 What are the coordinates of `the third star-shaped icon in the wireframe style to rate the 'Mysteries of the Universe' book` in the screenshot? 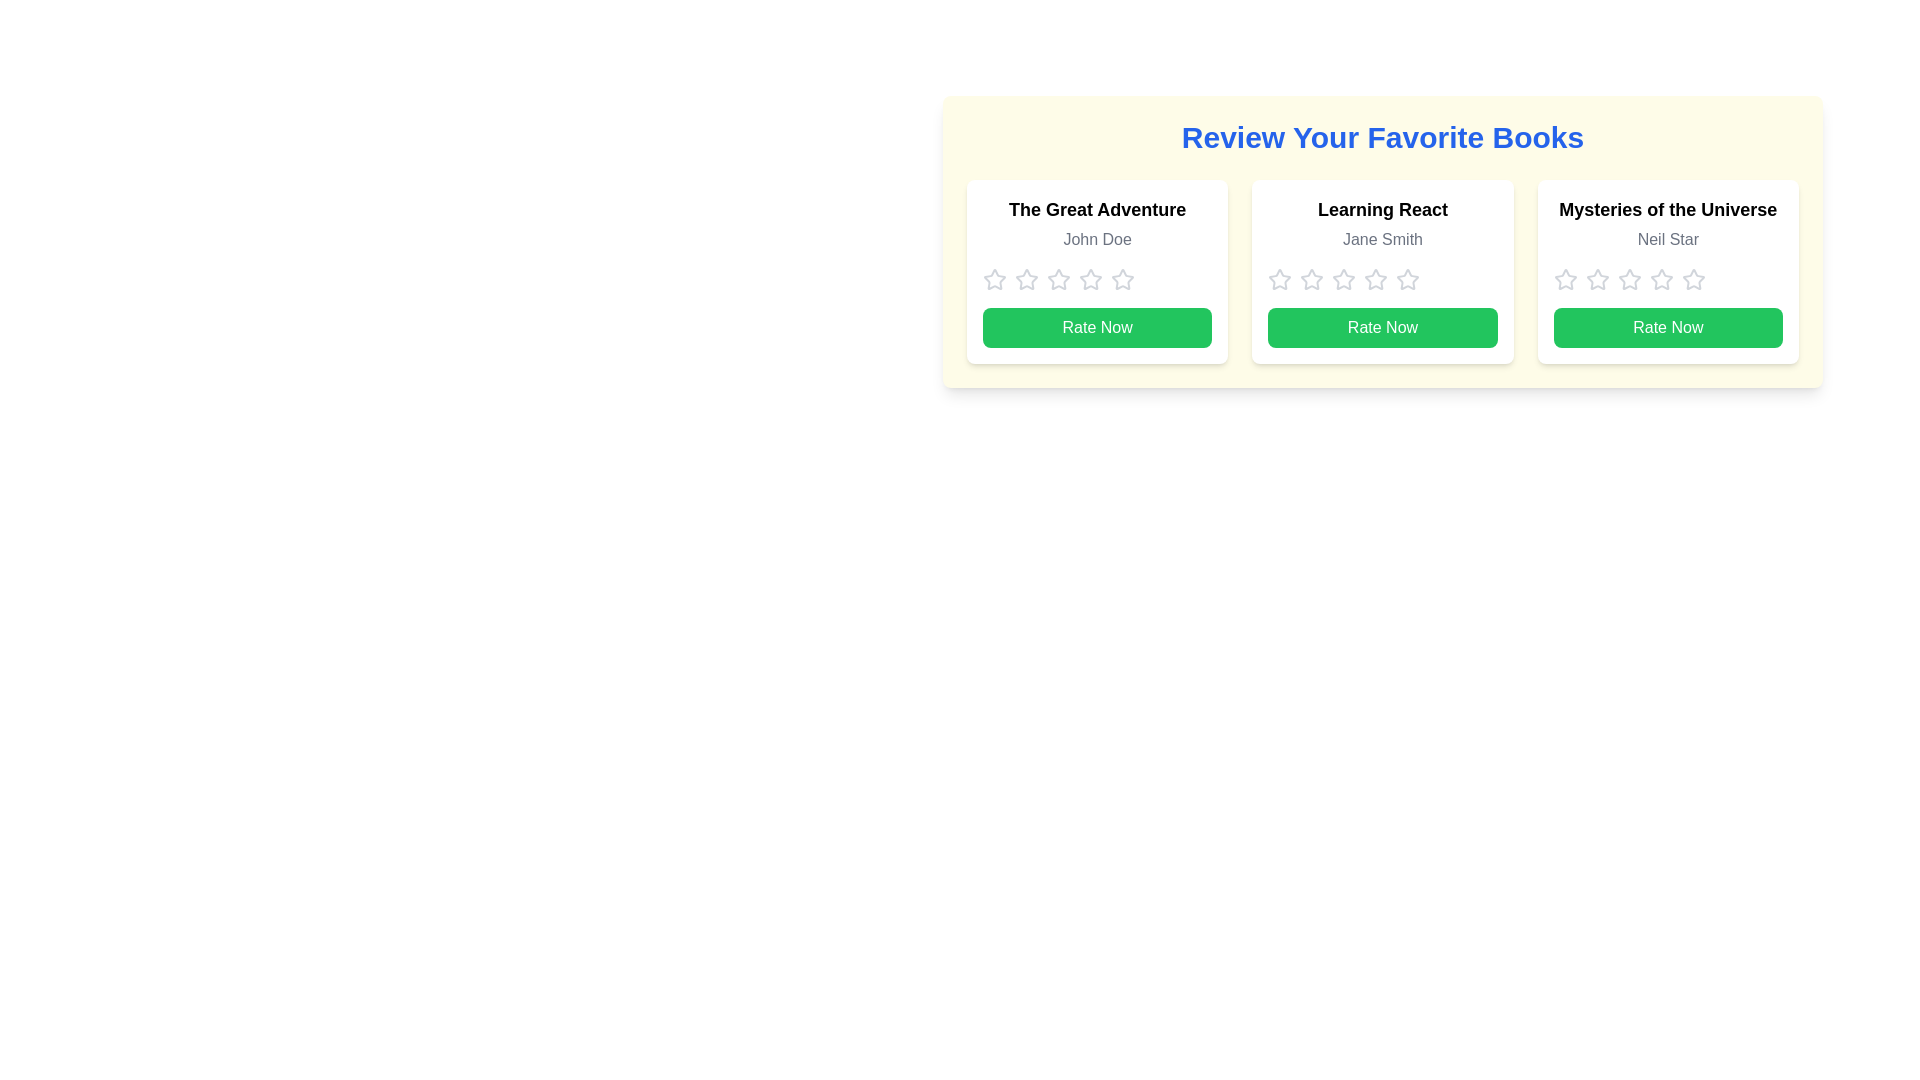 It's located at (1629, 280).